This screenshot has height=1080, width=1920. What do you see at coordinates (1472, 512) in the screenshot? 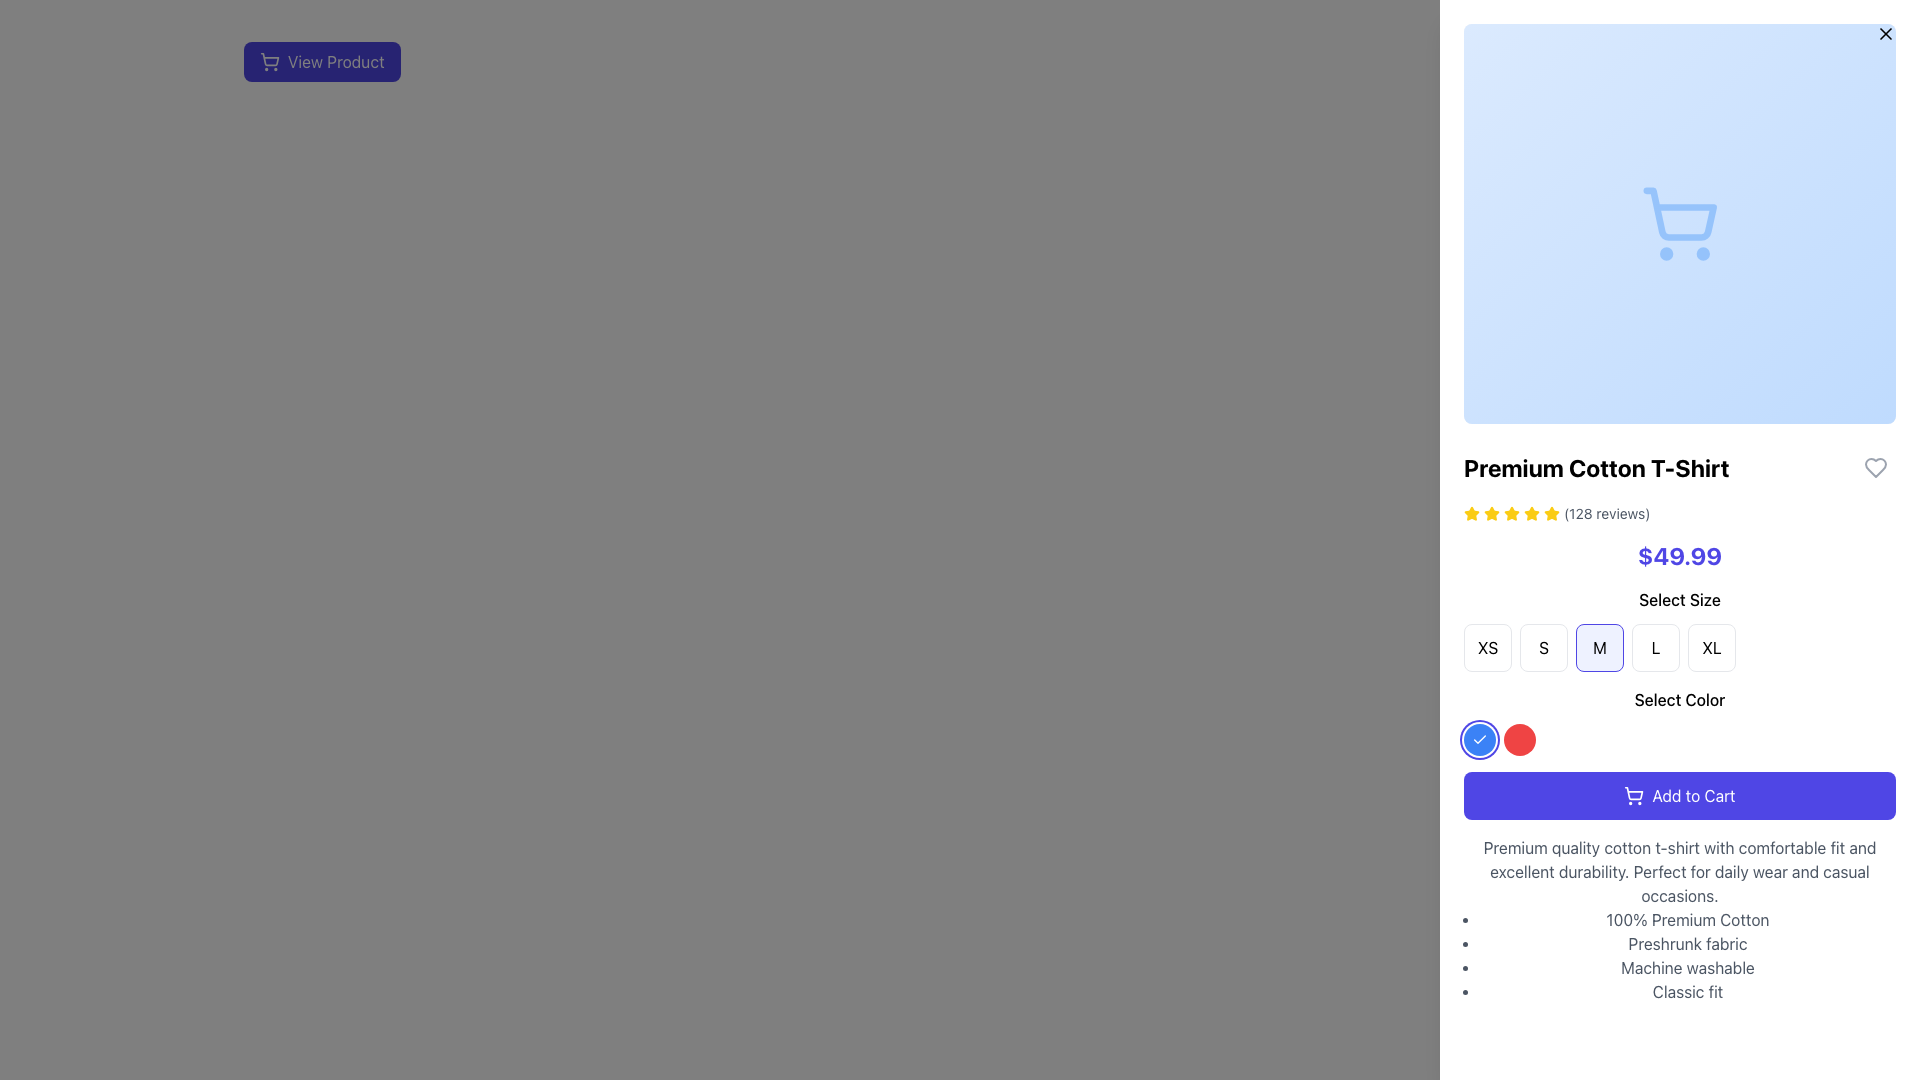
I see `the first star icon in the rating system located below 'Premium Cotton T-Shirt' and above the price label` at bounding box center [1472, 512].